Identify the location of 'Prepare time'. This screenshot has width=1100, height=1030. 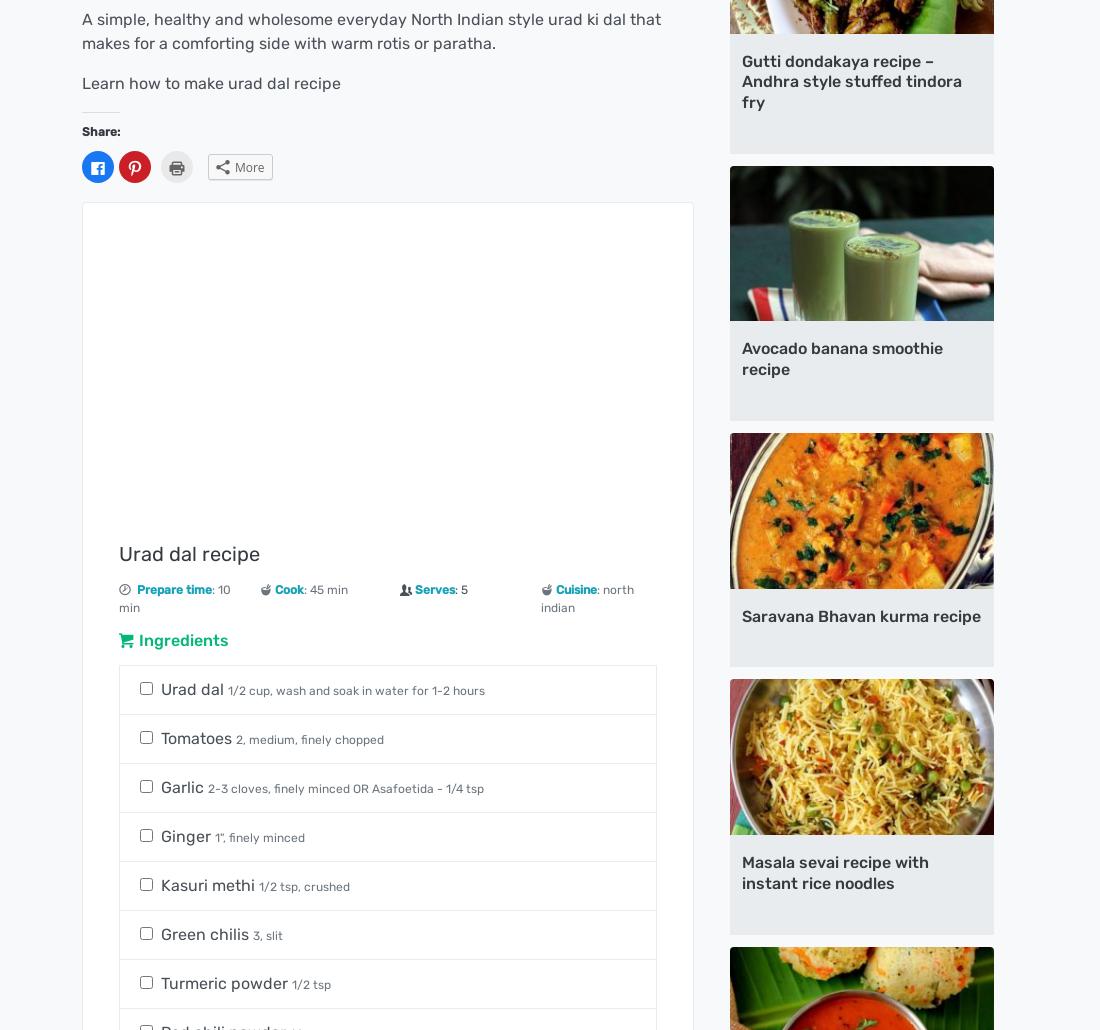
(173, 588).